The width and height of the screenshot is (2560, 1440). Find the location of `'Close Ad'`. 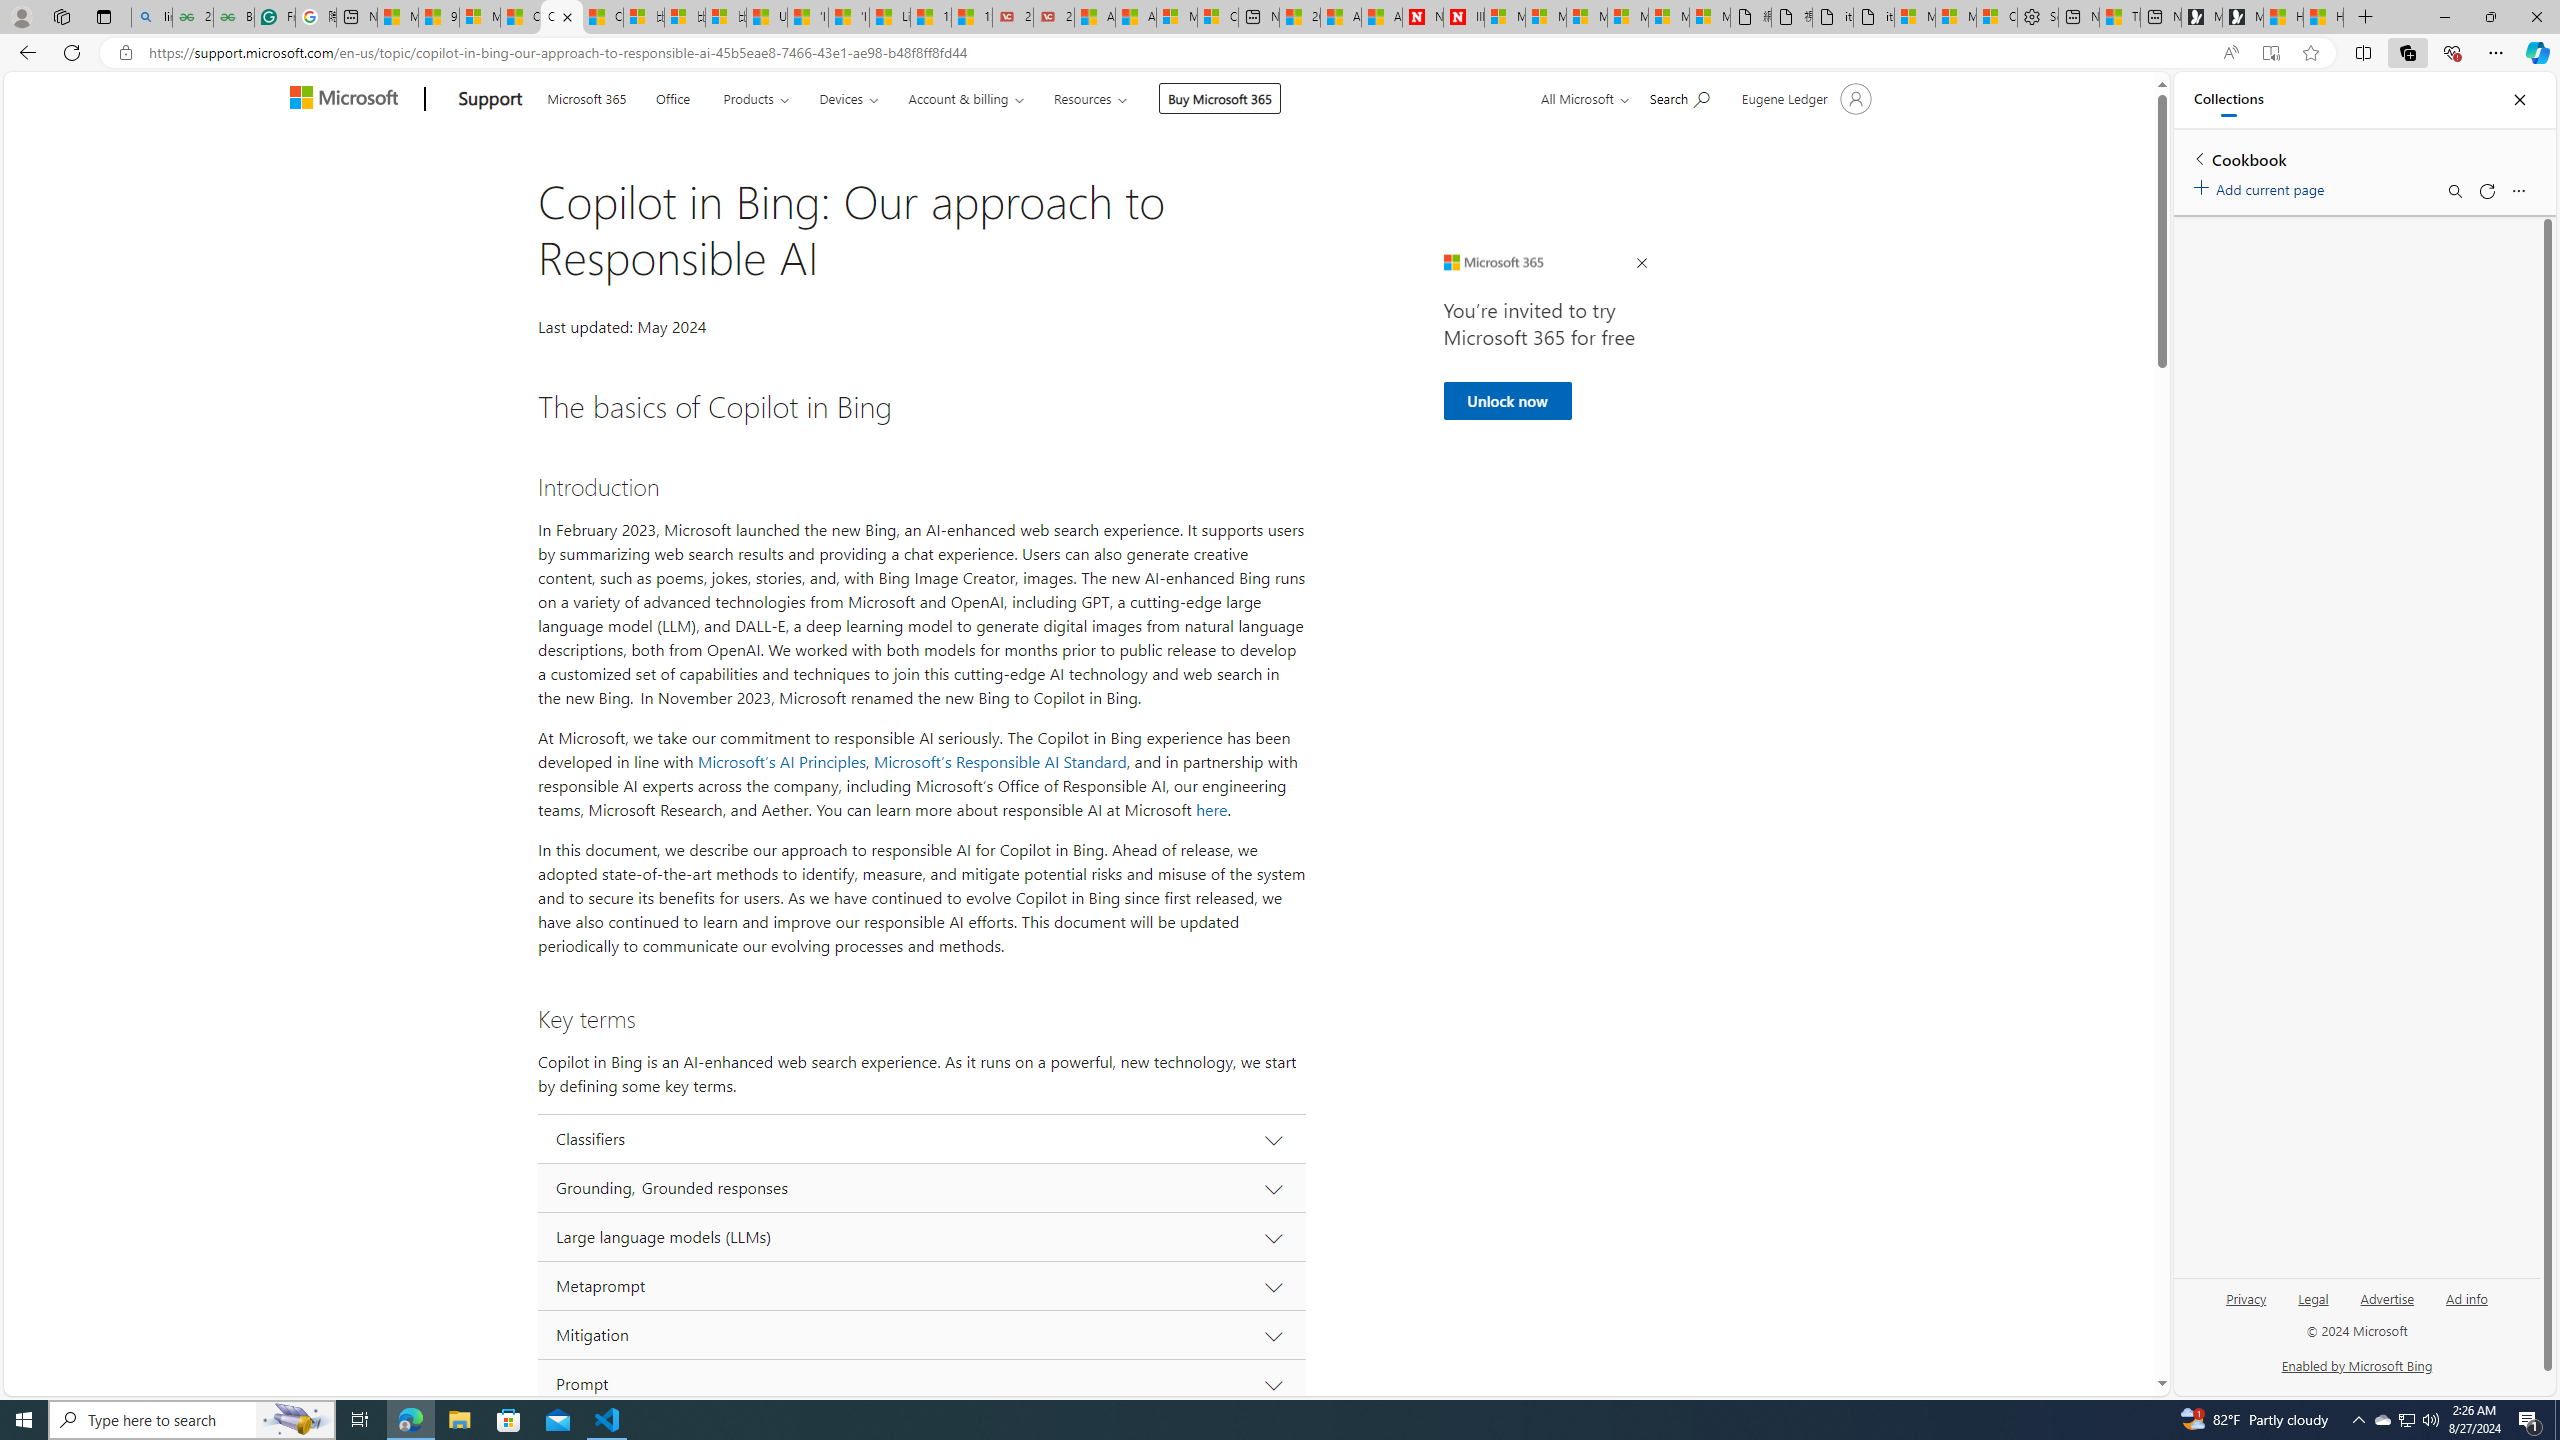

'Close Ad' is located at coordinates (1642, 263).